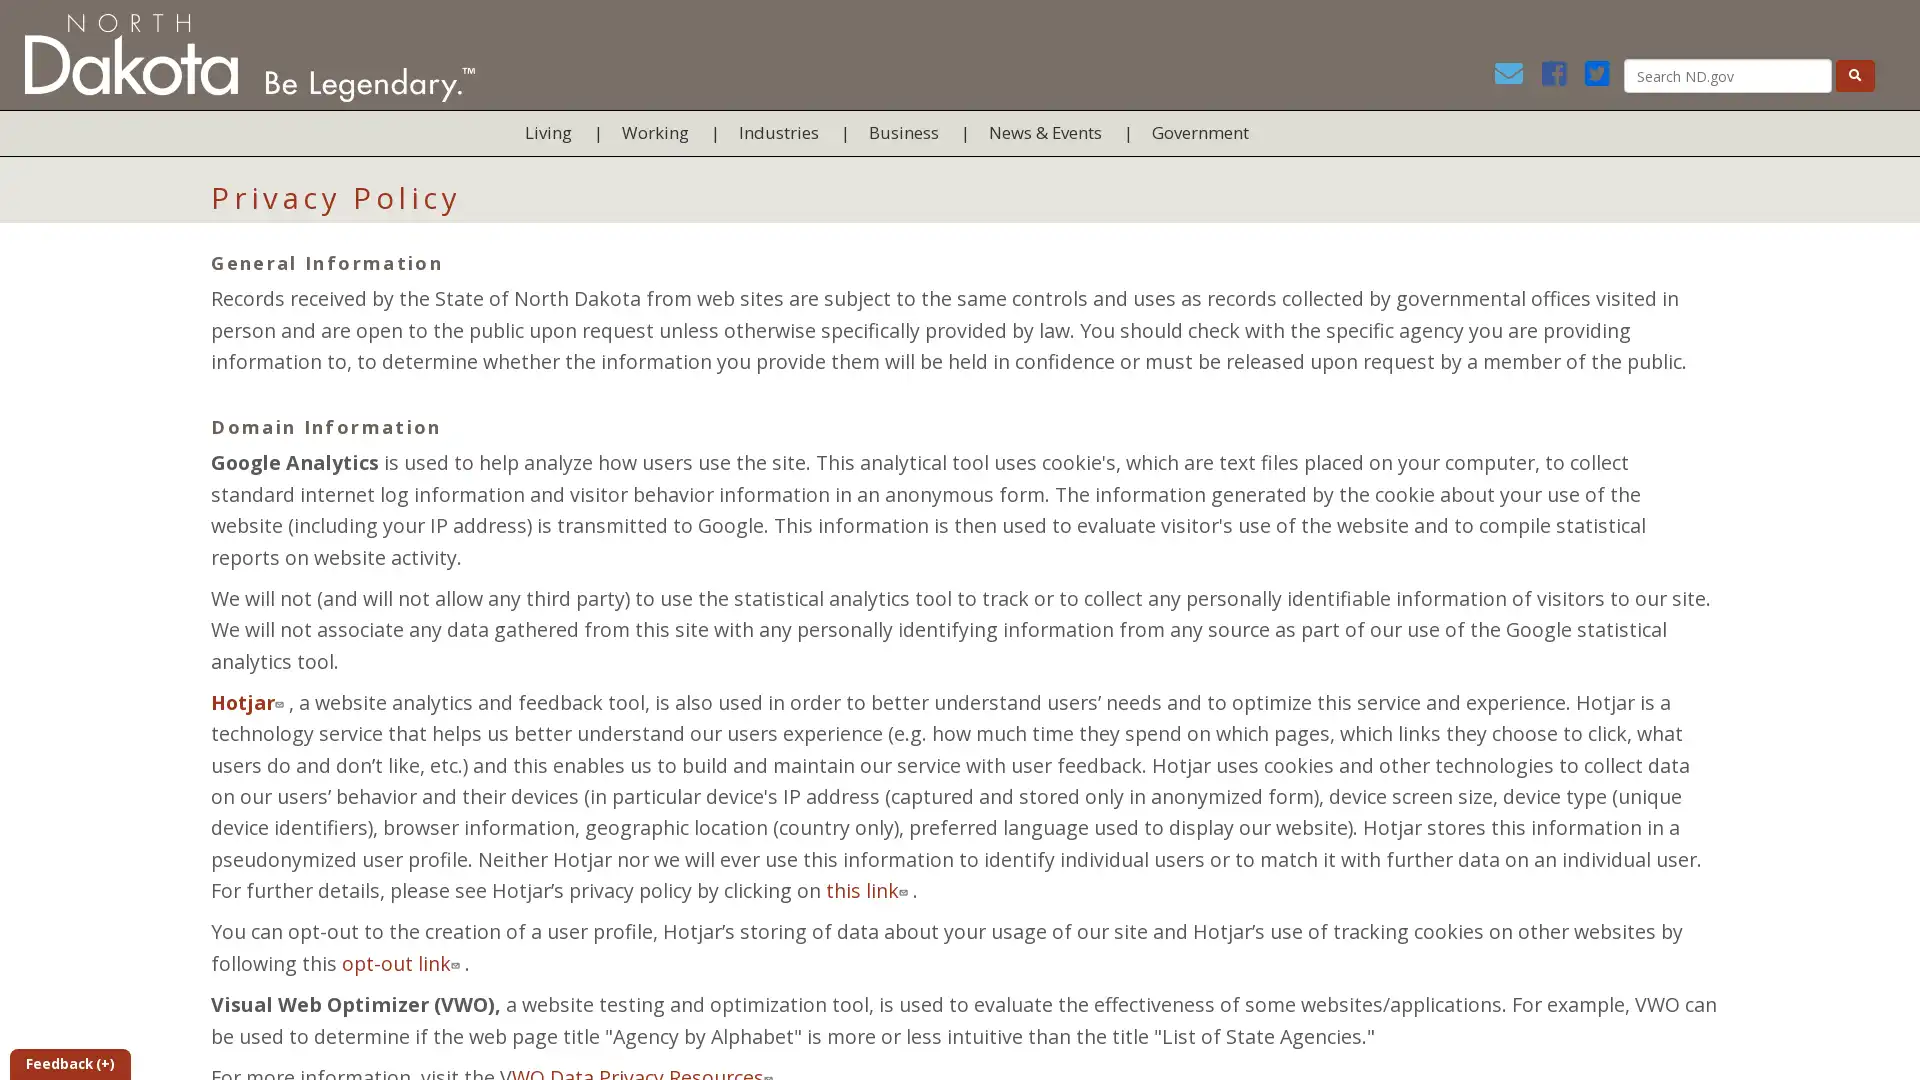 This screenshot has height=1080, width=1920. I want to click on Contact Us, so click(1515, 77).